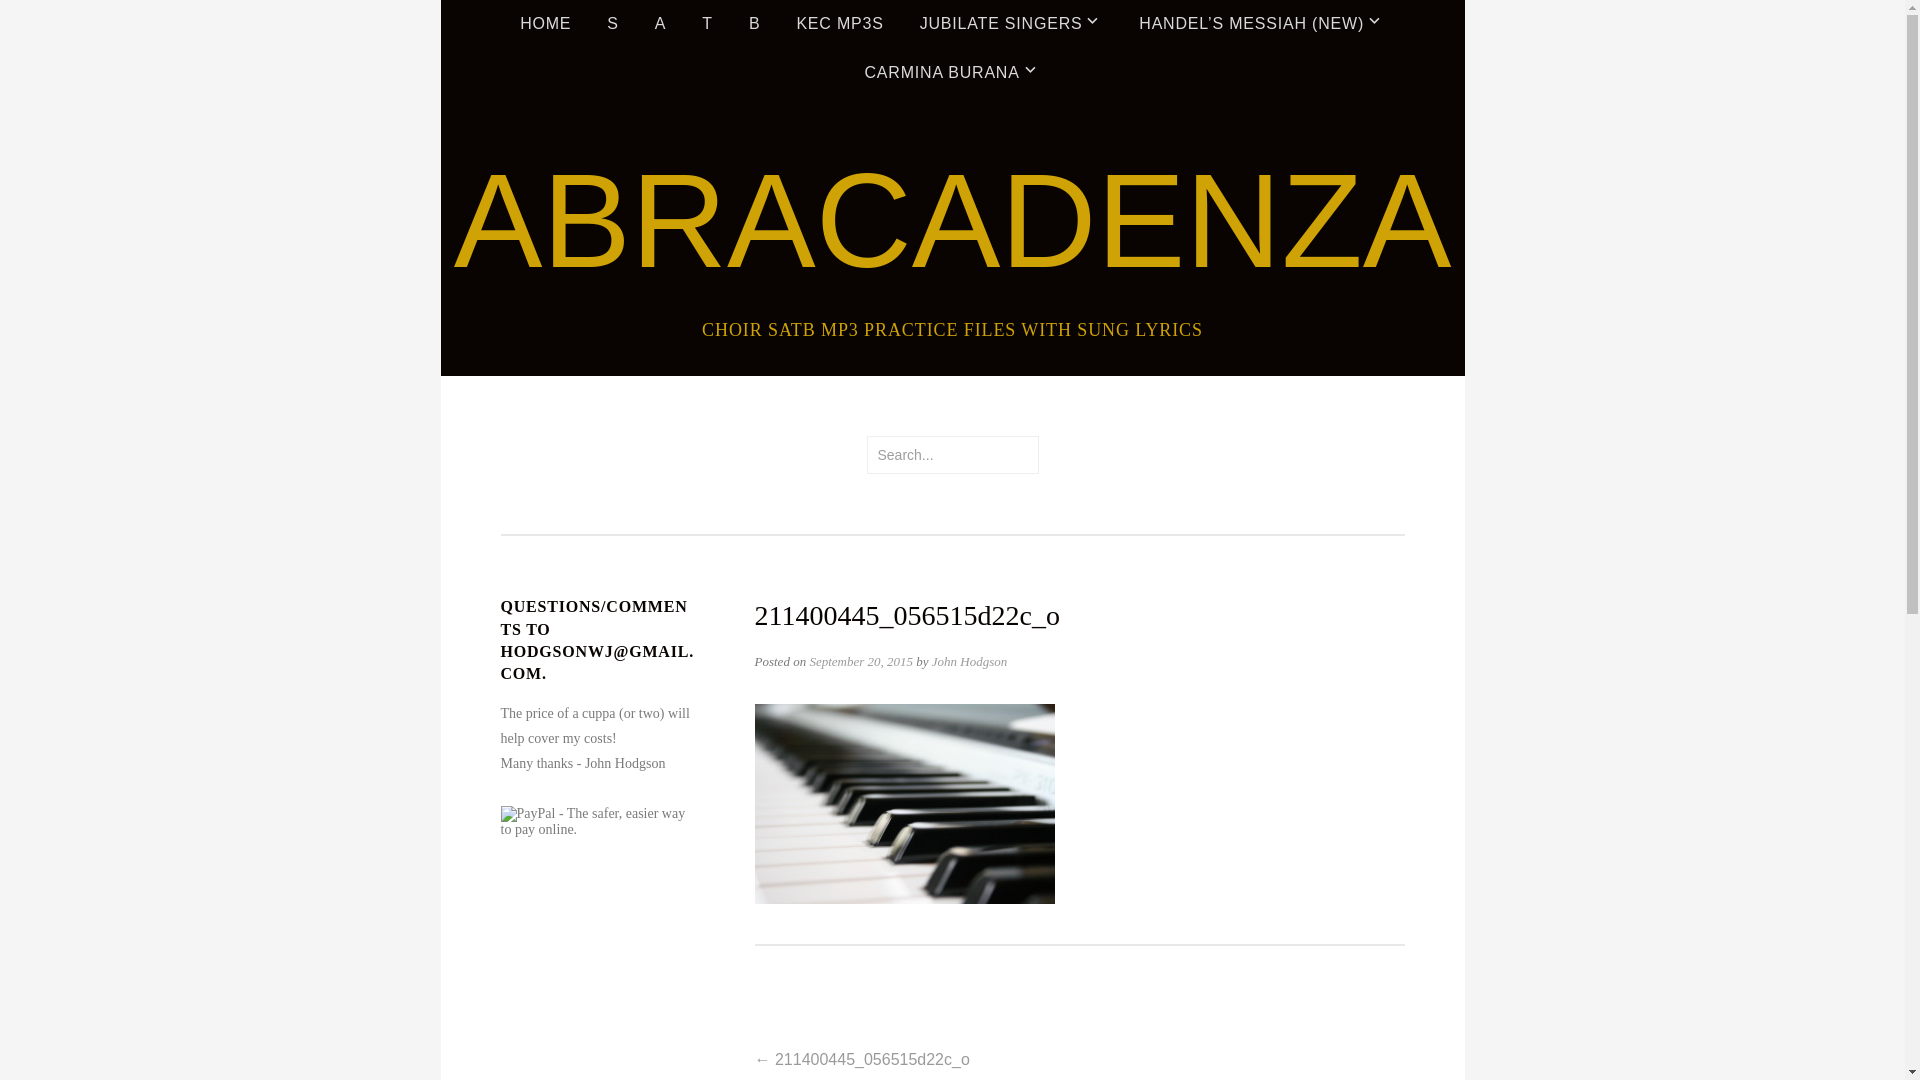 The height and width of the screenshot is (1080, 1920). Describe the element at coordinates (611, 24) in the screenshot. I see `'S'` at that location.